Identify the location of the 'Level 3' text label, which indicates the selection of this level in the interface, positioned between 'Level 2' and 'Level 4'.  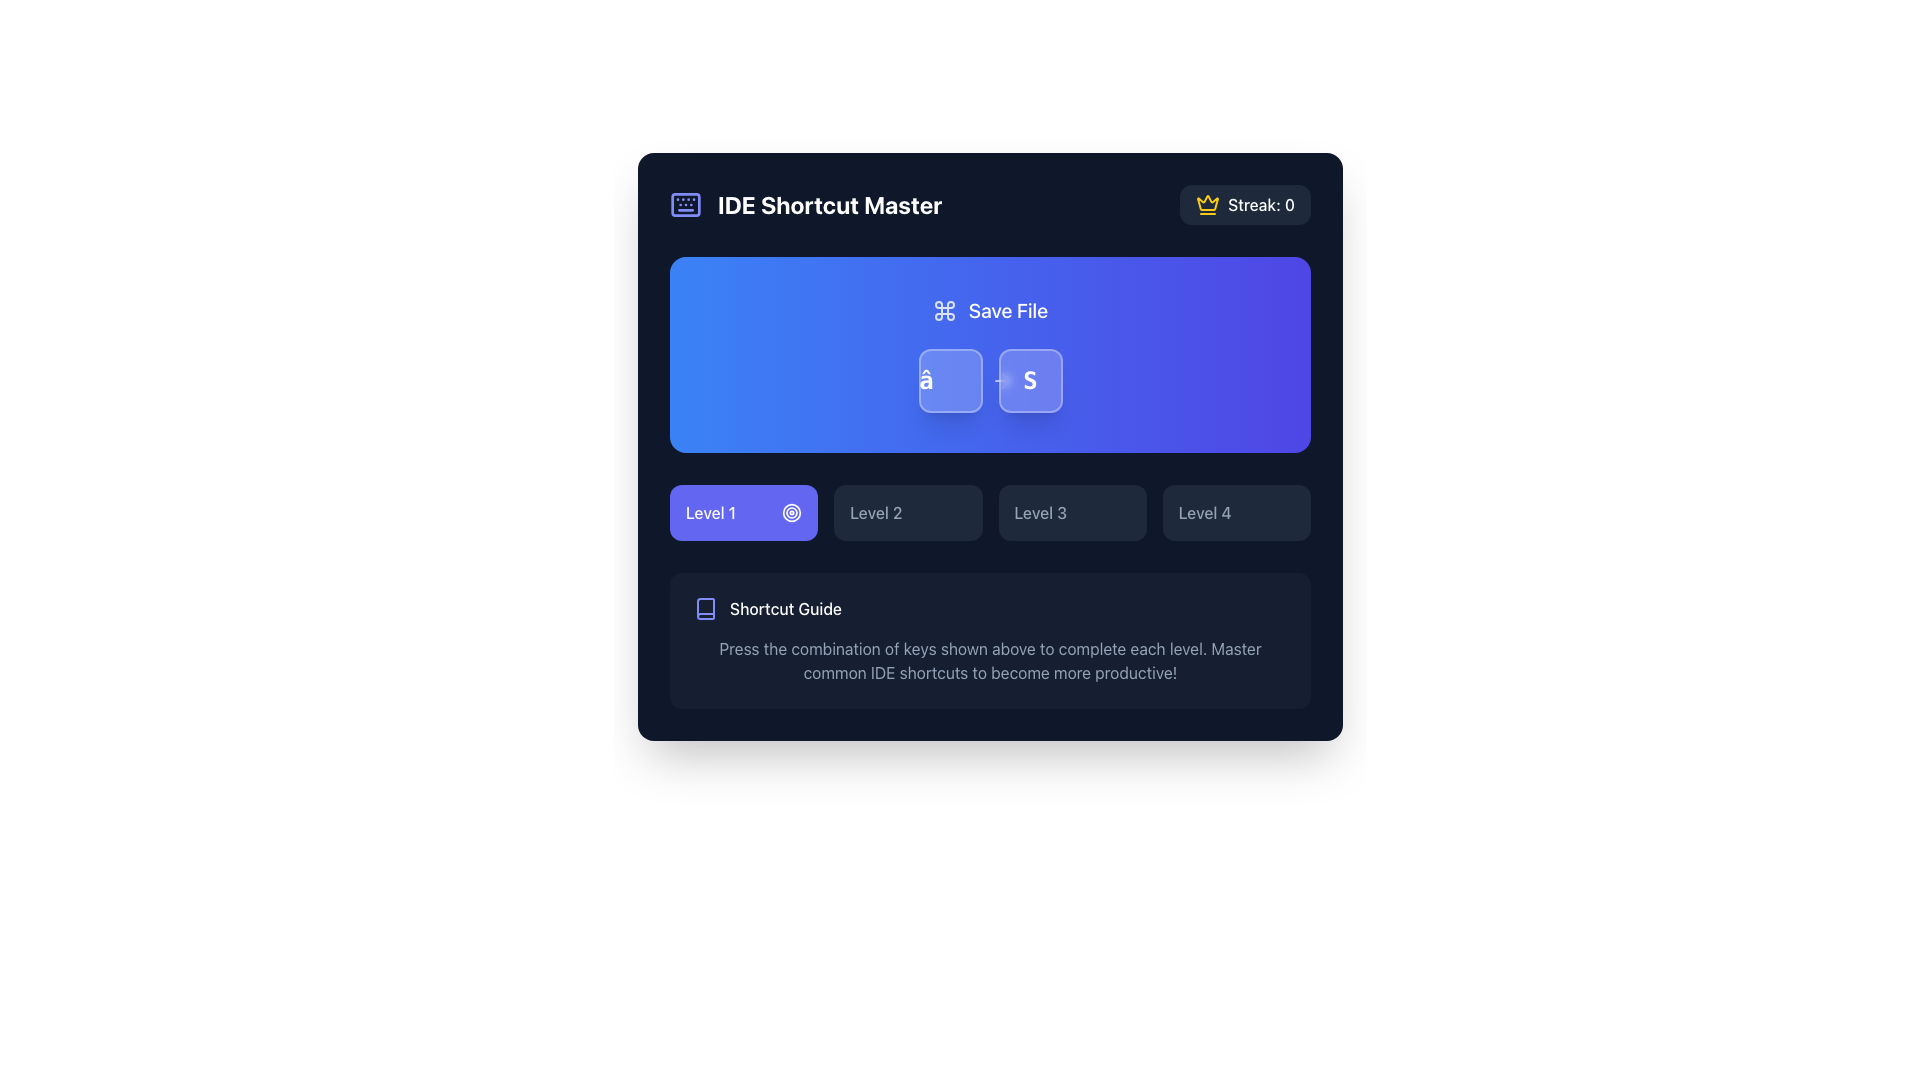
(1040, 512).